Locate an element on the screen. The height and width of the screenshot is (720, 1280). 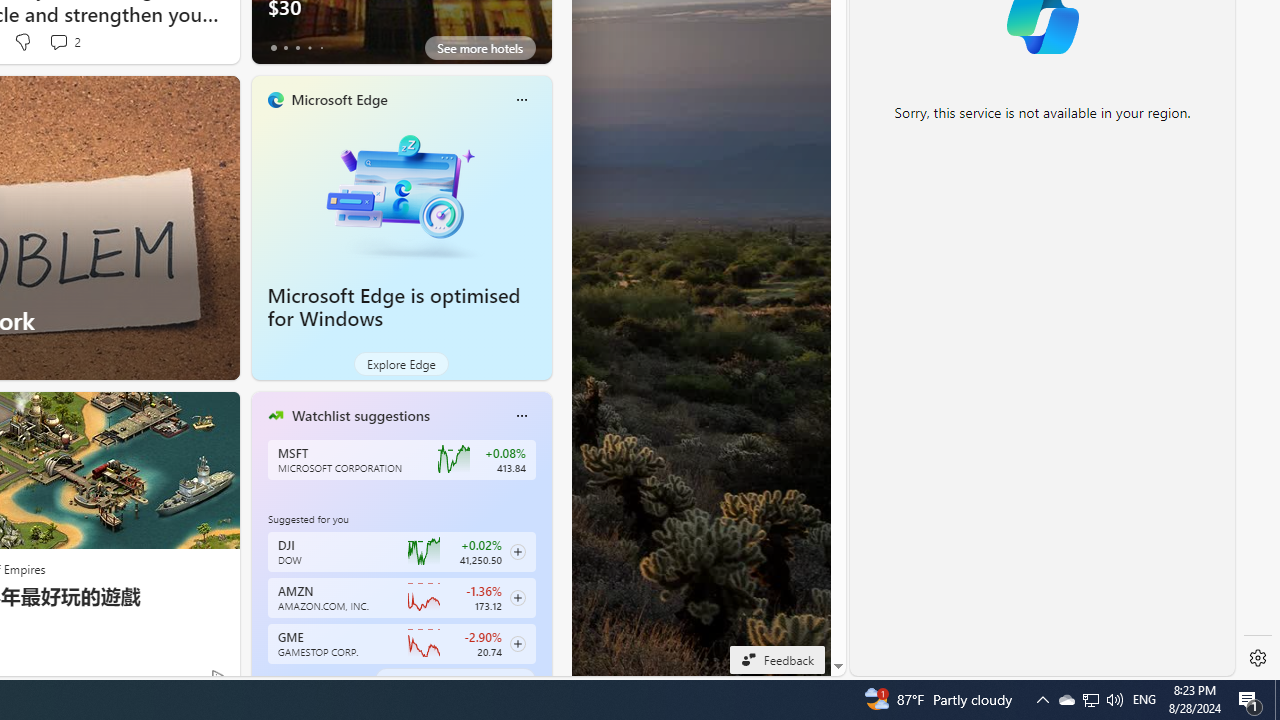
'Settings' is located at coordinates (1257, 658).